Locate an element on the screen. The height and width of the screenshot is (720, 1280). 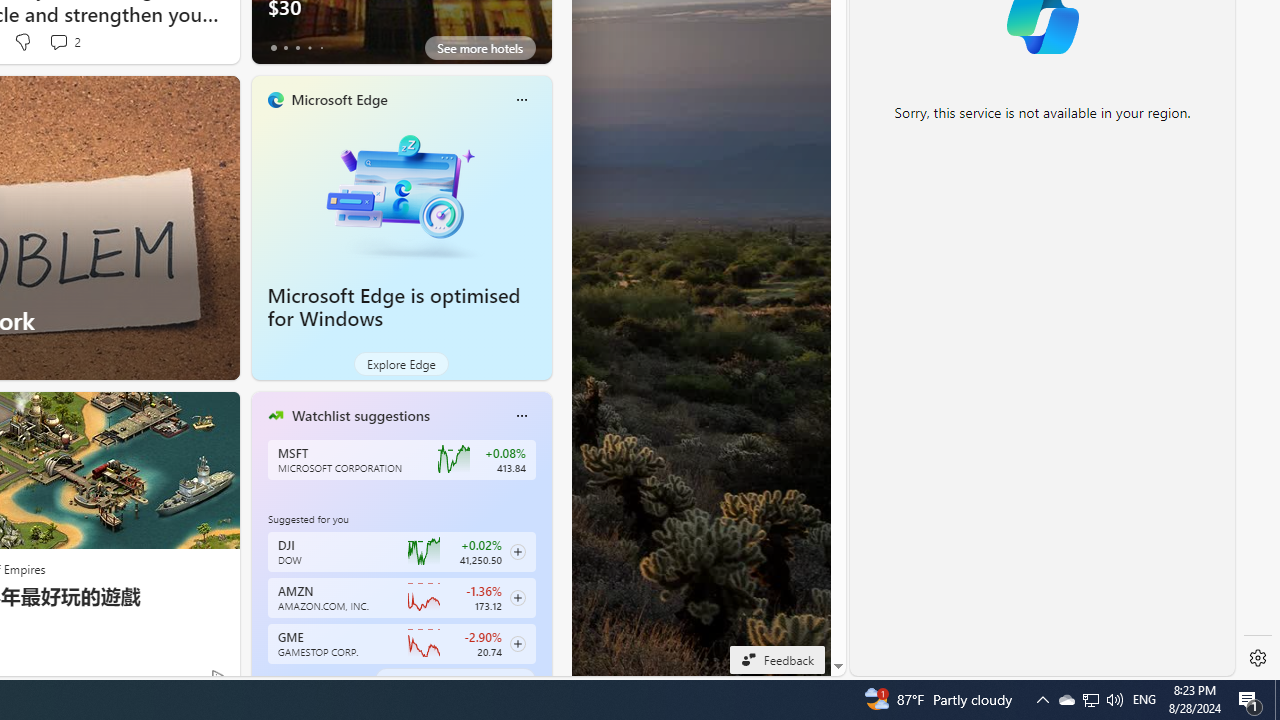
'Settings' is located at coordinates (1257, 658).